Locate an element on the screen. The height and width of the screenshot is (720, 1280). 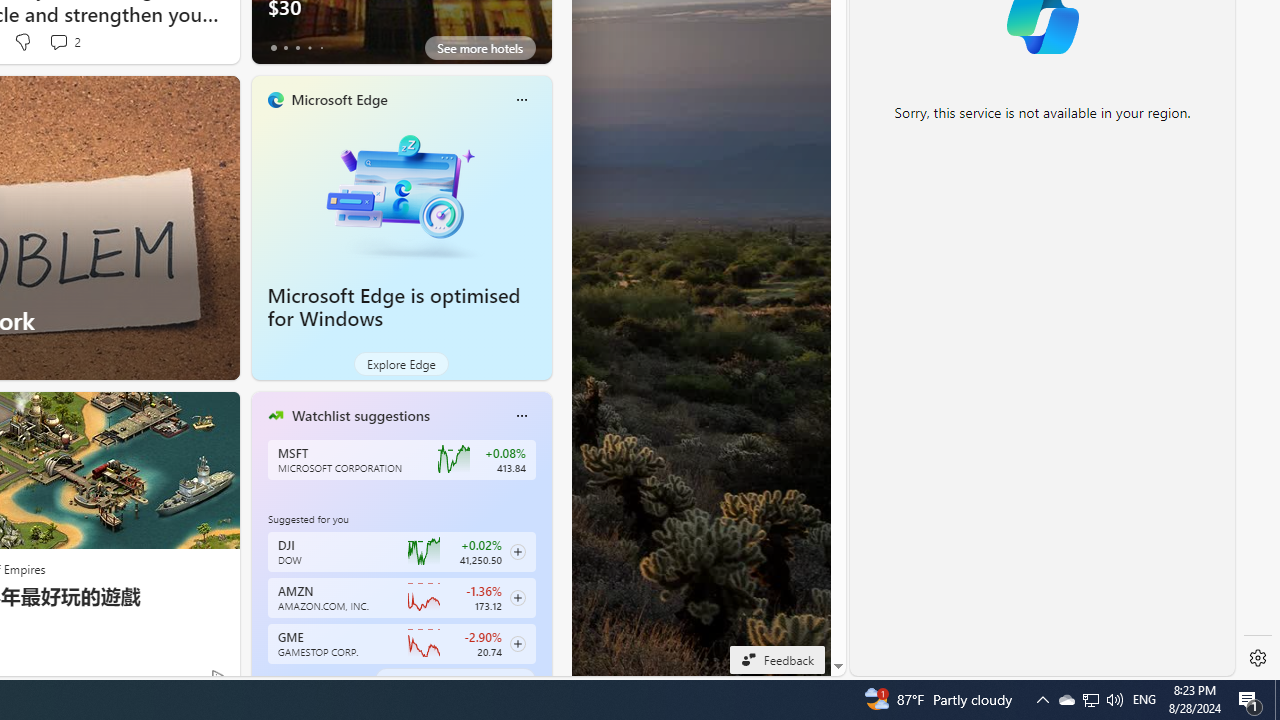
'Settings' is located at coordinates (1257, 658).